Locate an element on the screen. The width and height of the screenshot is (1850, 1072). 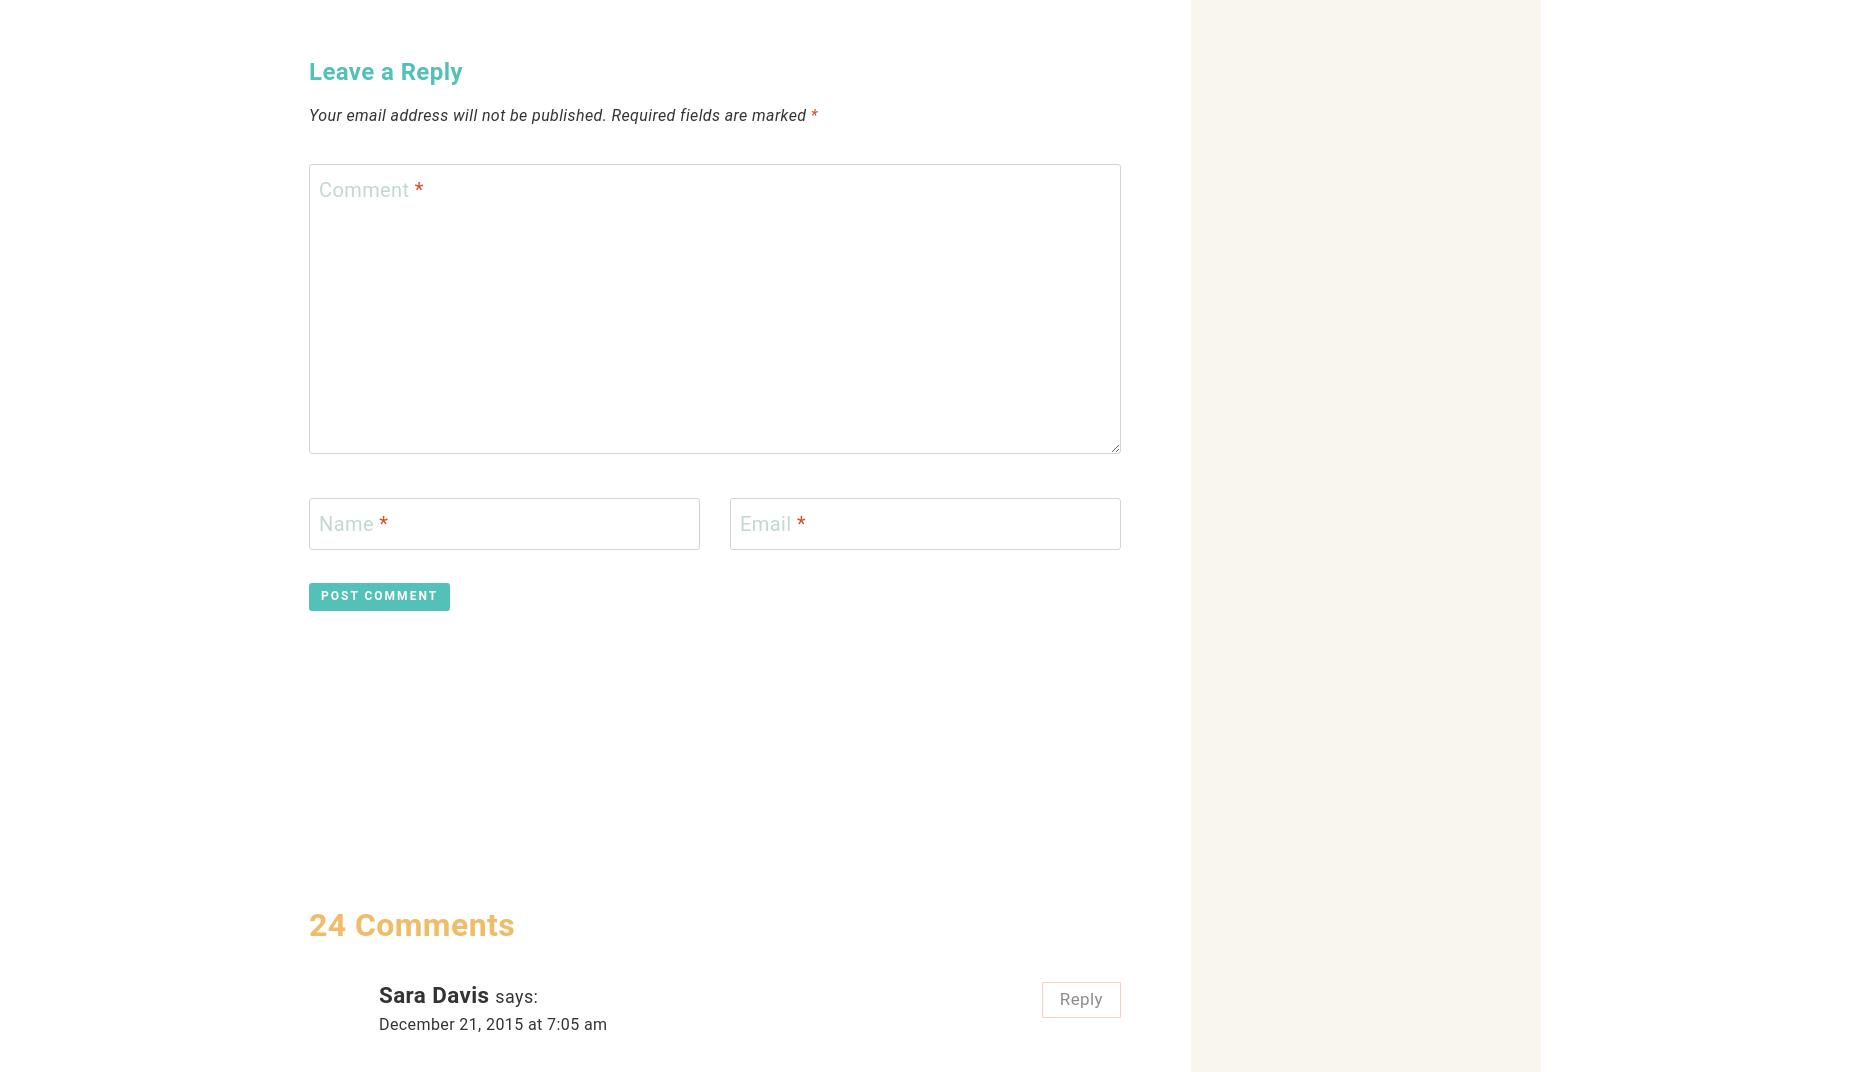
'Email' is located at coordinates (767, 523).